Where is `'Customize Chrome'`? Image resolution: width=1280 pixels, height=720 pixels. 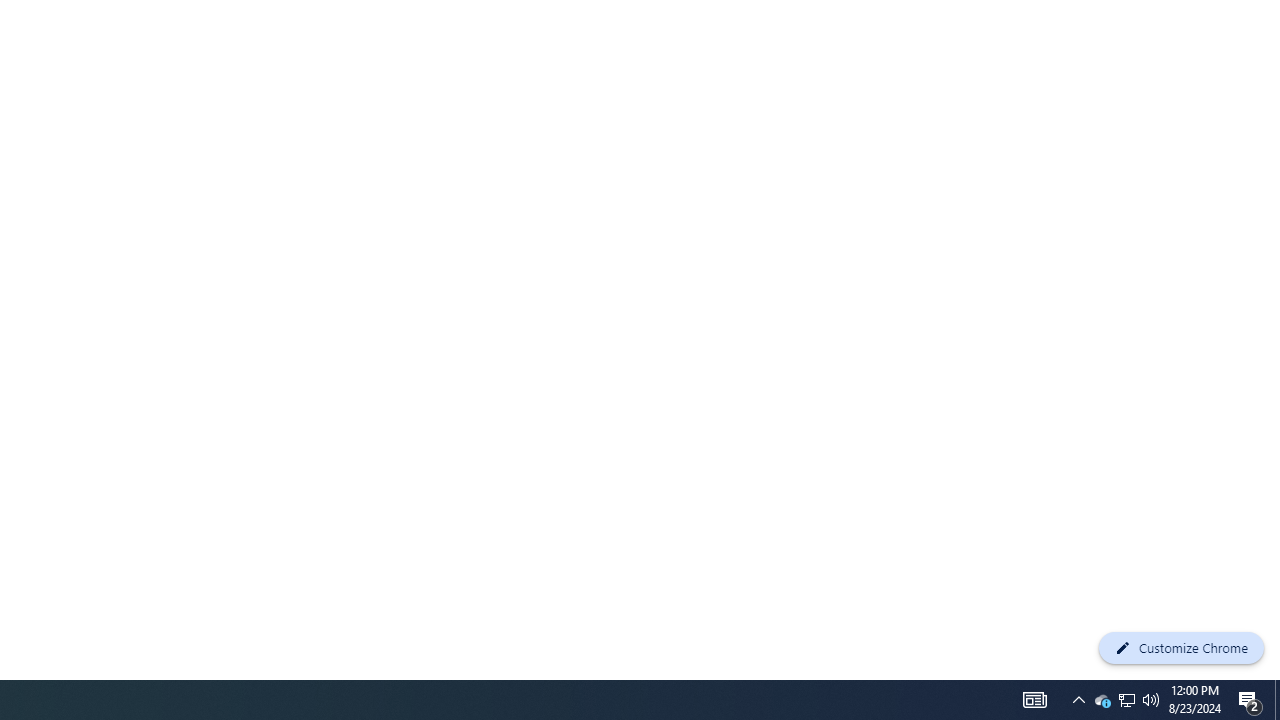
'Customize Chrome' is located at coordinates (1181, 648).